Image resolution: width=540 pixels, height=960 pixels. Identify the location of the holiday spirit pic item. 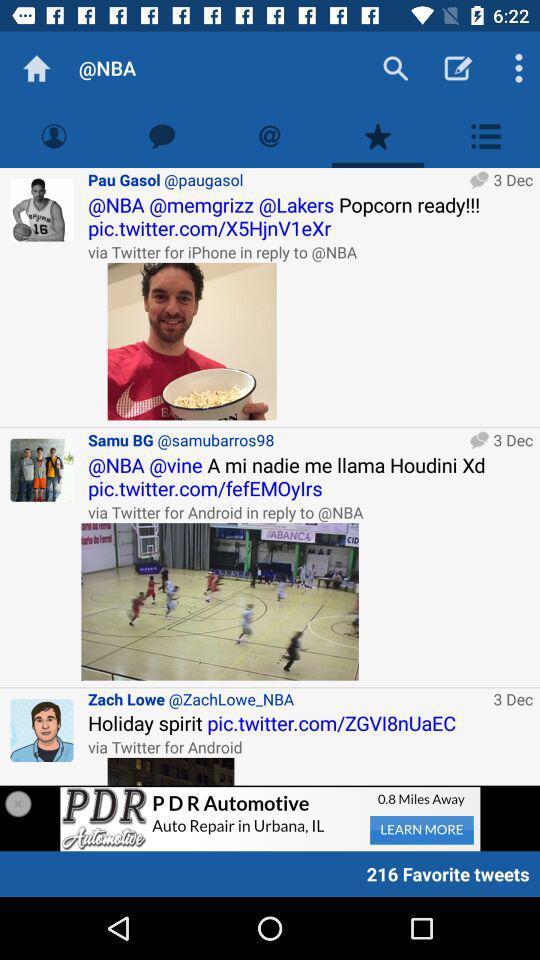
(310, 722).